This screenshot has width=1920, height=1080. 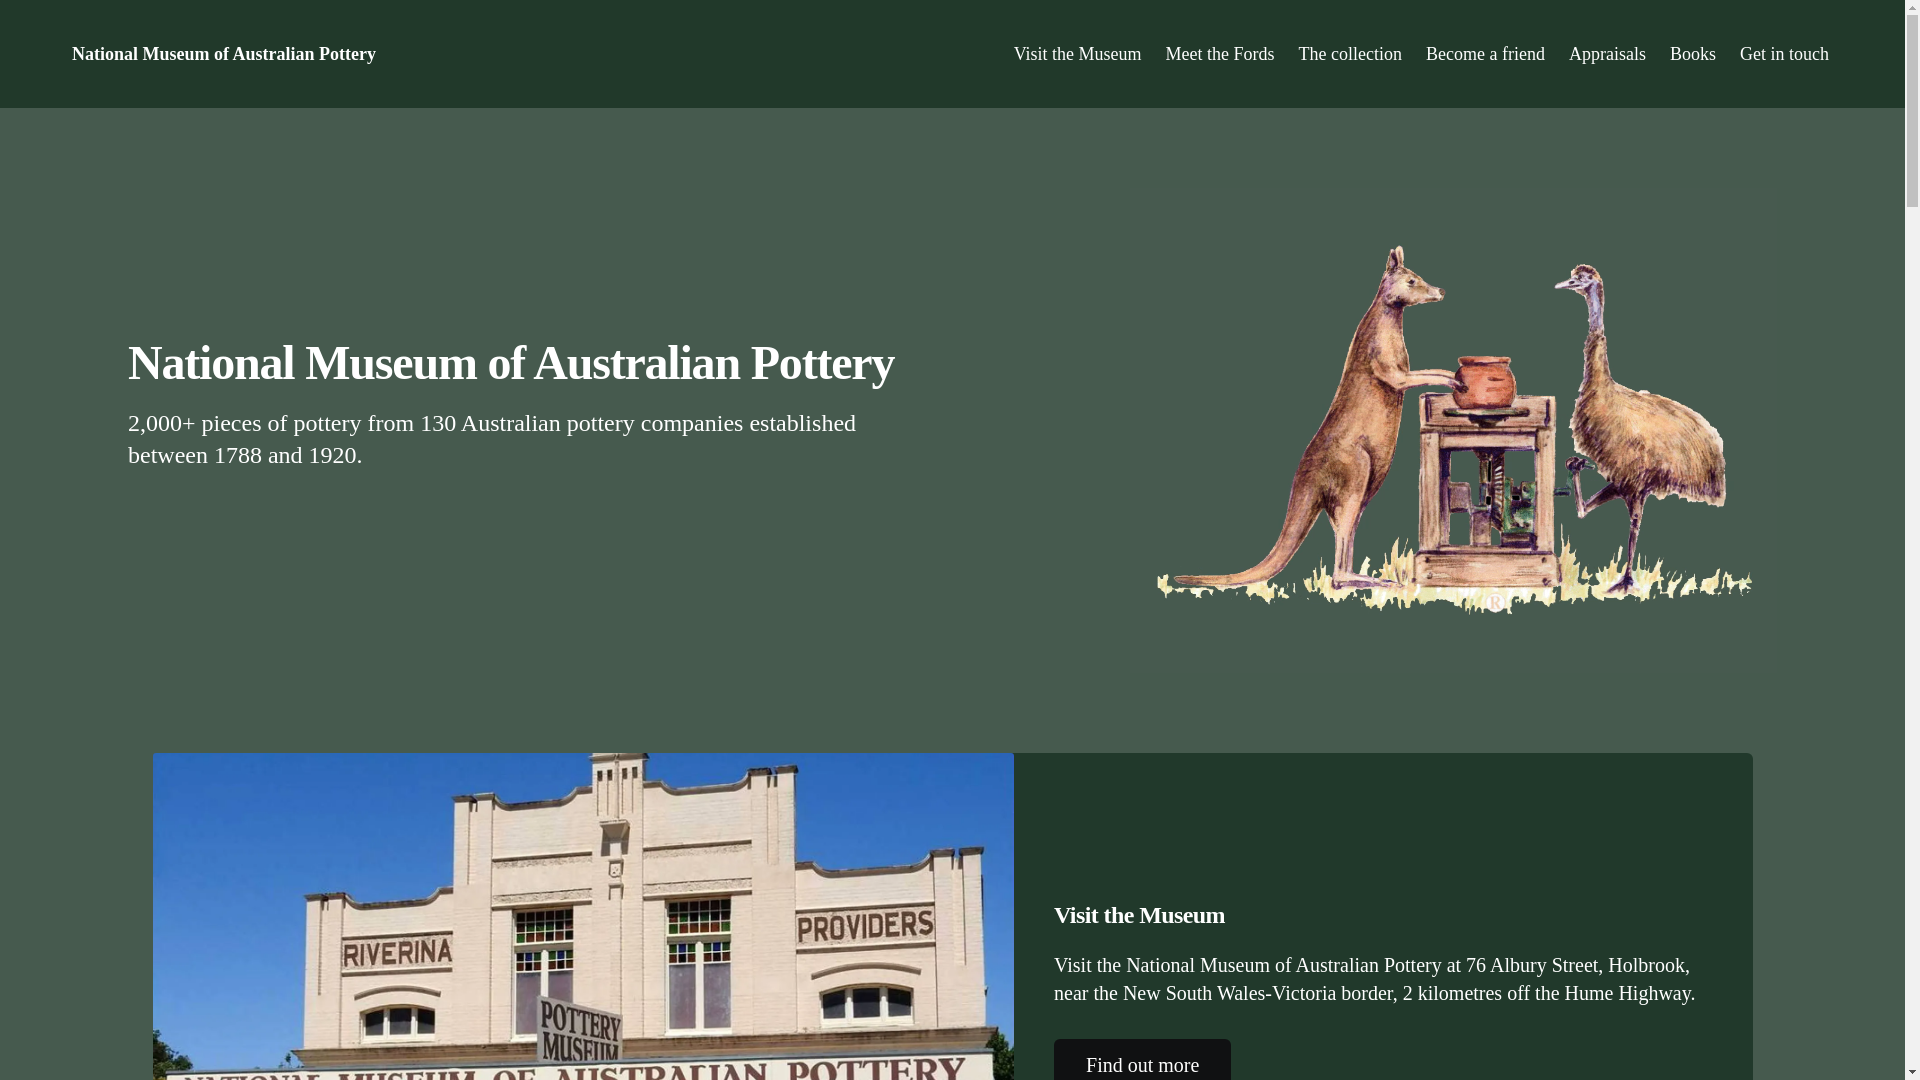 I want to click on 'National Museum of, so click(x=224, y=53).